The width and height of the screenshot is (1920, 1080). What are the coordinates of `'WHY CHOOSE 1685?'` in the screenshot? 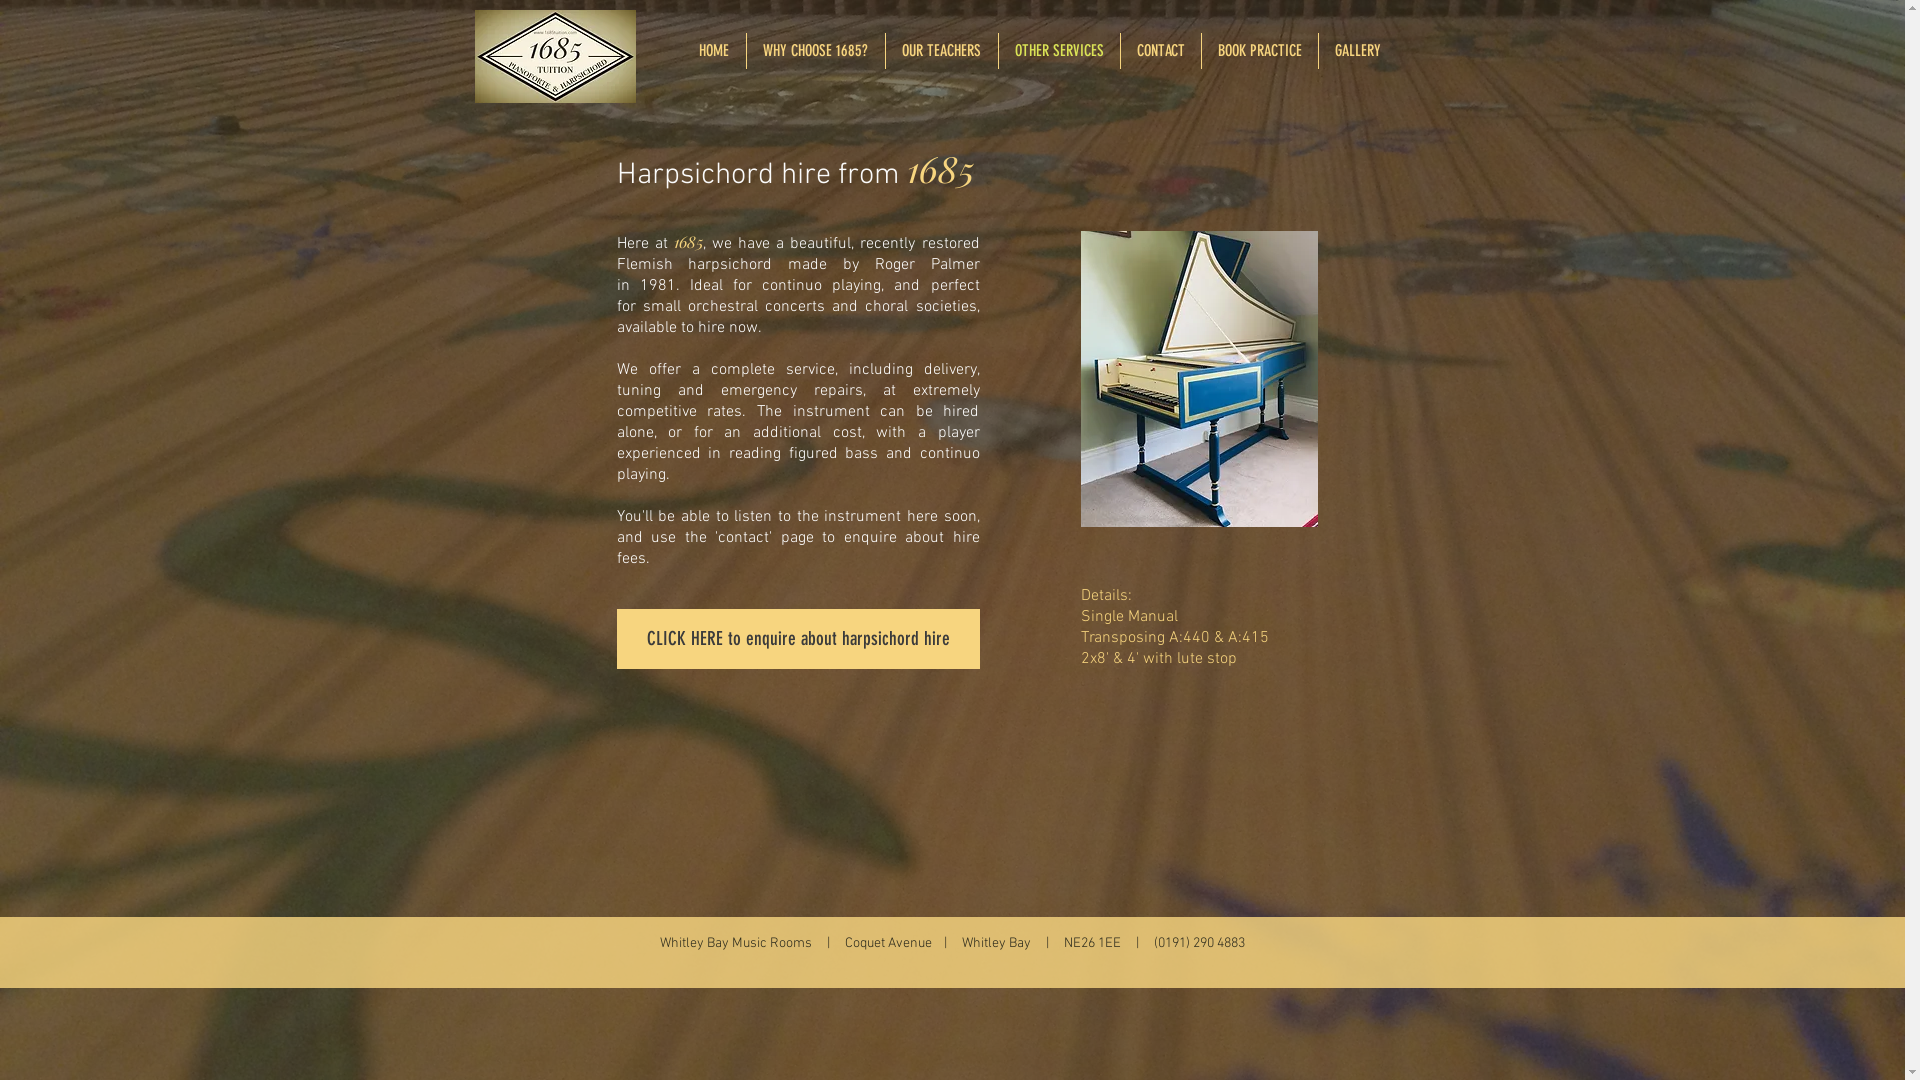 It's located at (744, 49).